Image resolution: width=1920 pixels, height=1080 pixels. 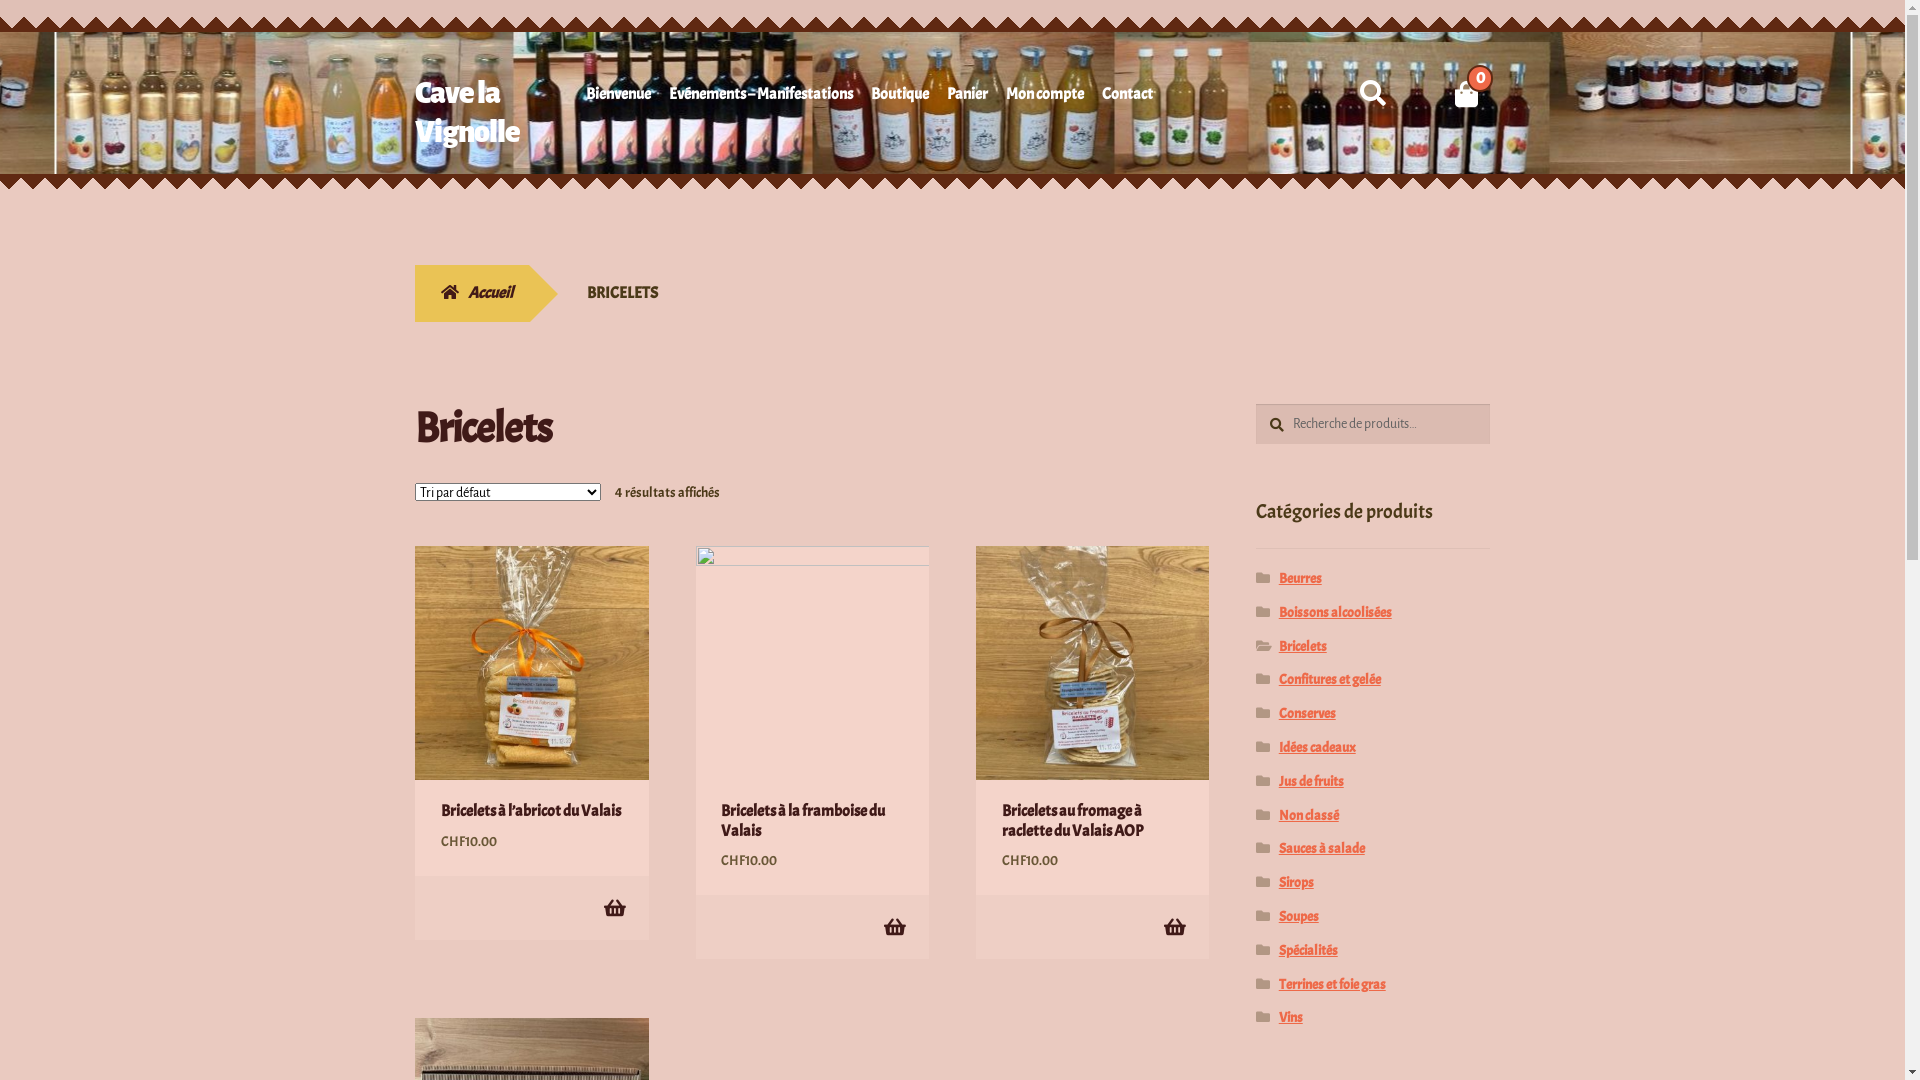 I want to click on 'Soupes', so click(x=1299, y=916).